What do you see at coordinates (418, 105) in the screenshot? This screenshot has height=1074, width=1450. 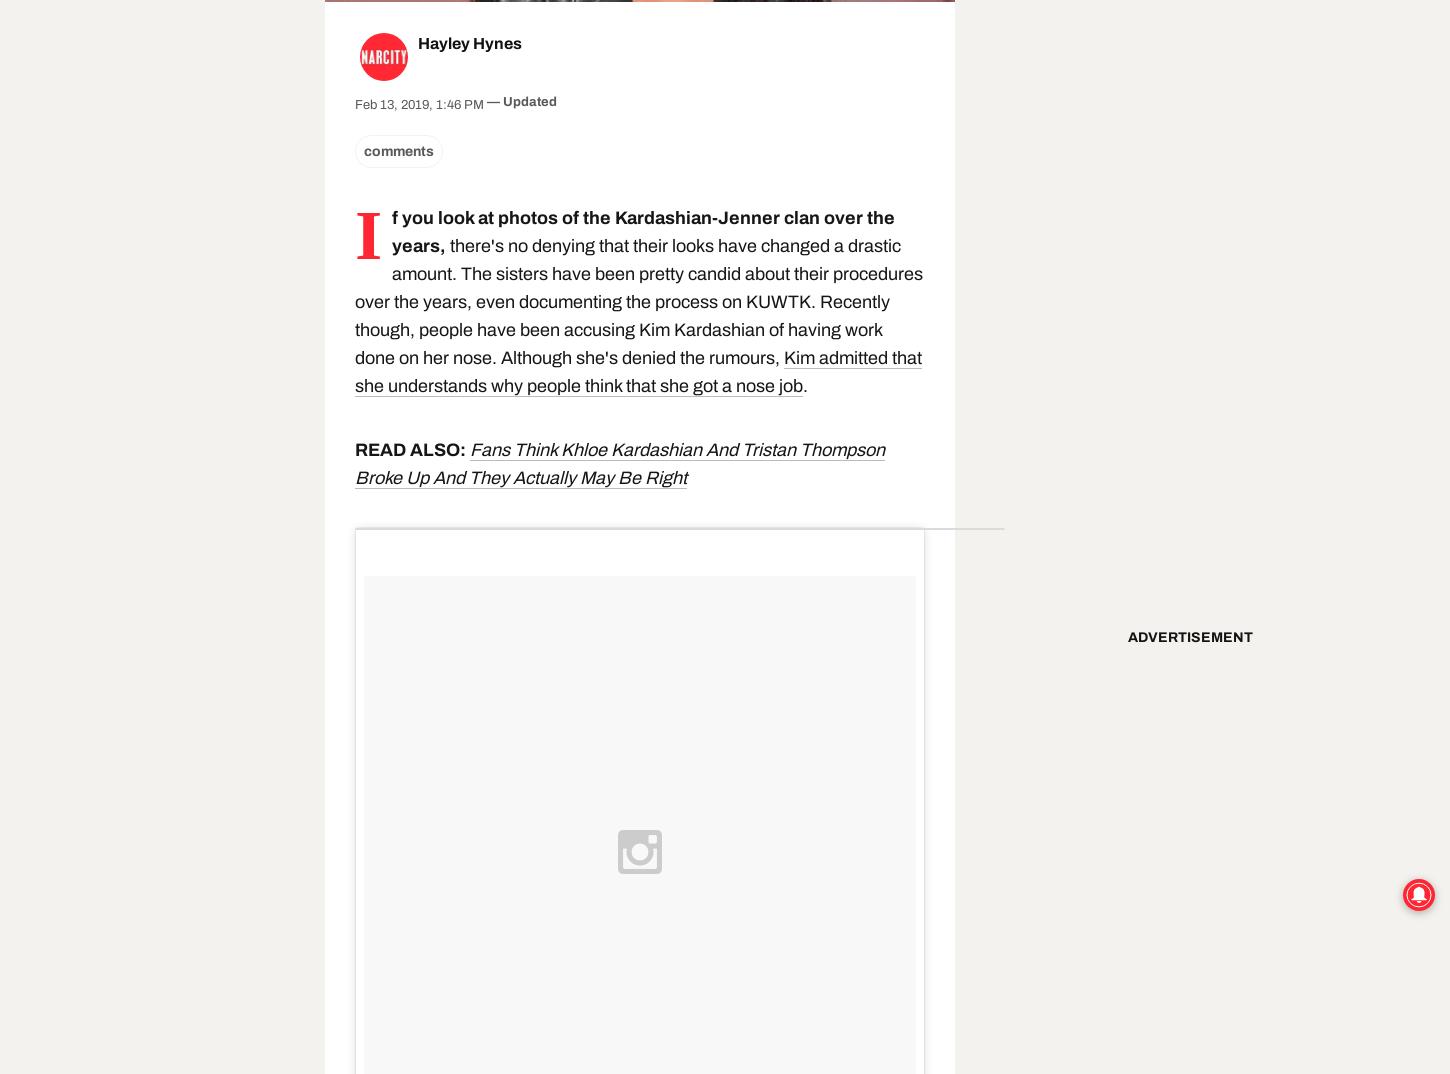 I see `'Feb 13, 2019, 1:46 PM'` at bounding box center [418, 105].